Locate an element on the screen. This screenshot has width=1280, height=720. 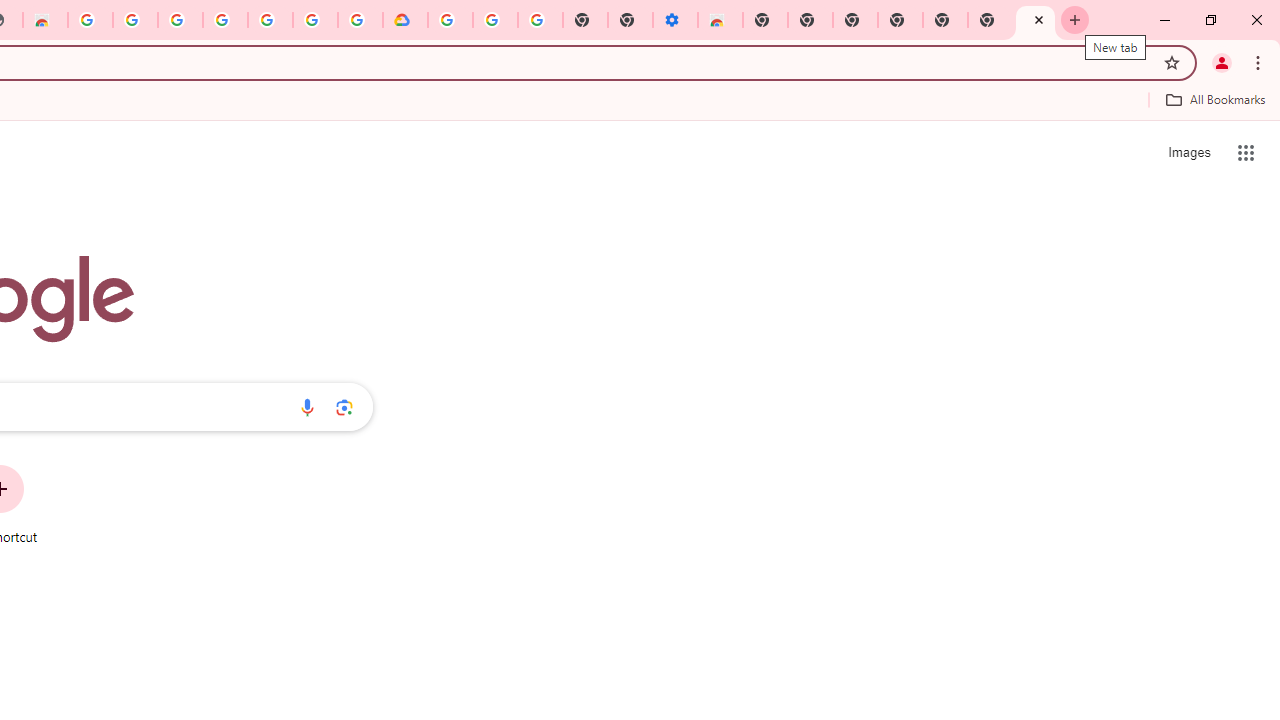
'New Tab' is located at coordinates (1035, 20).